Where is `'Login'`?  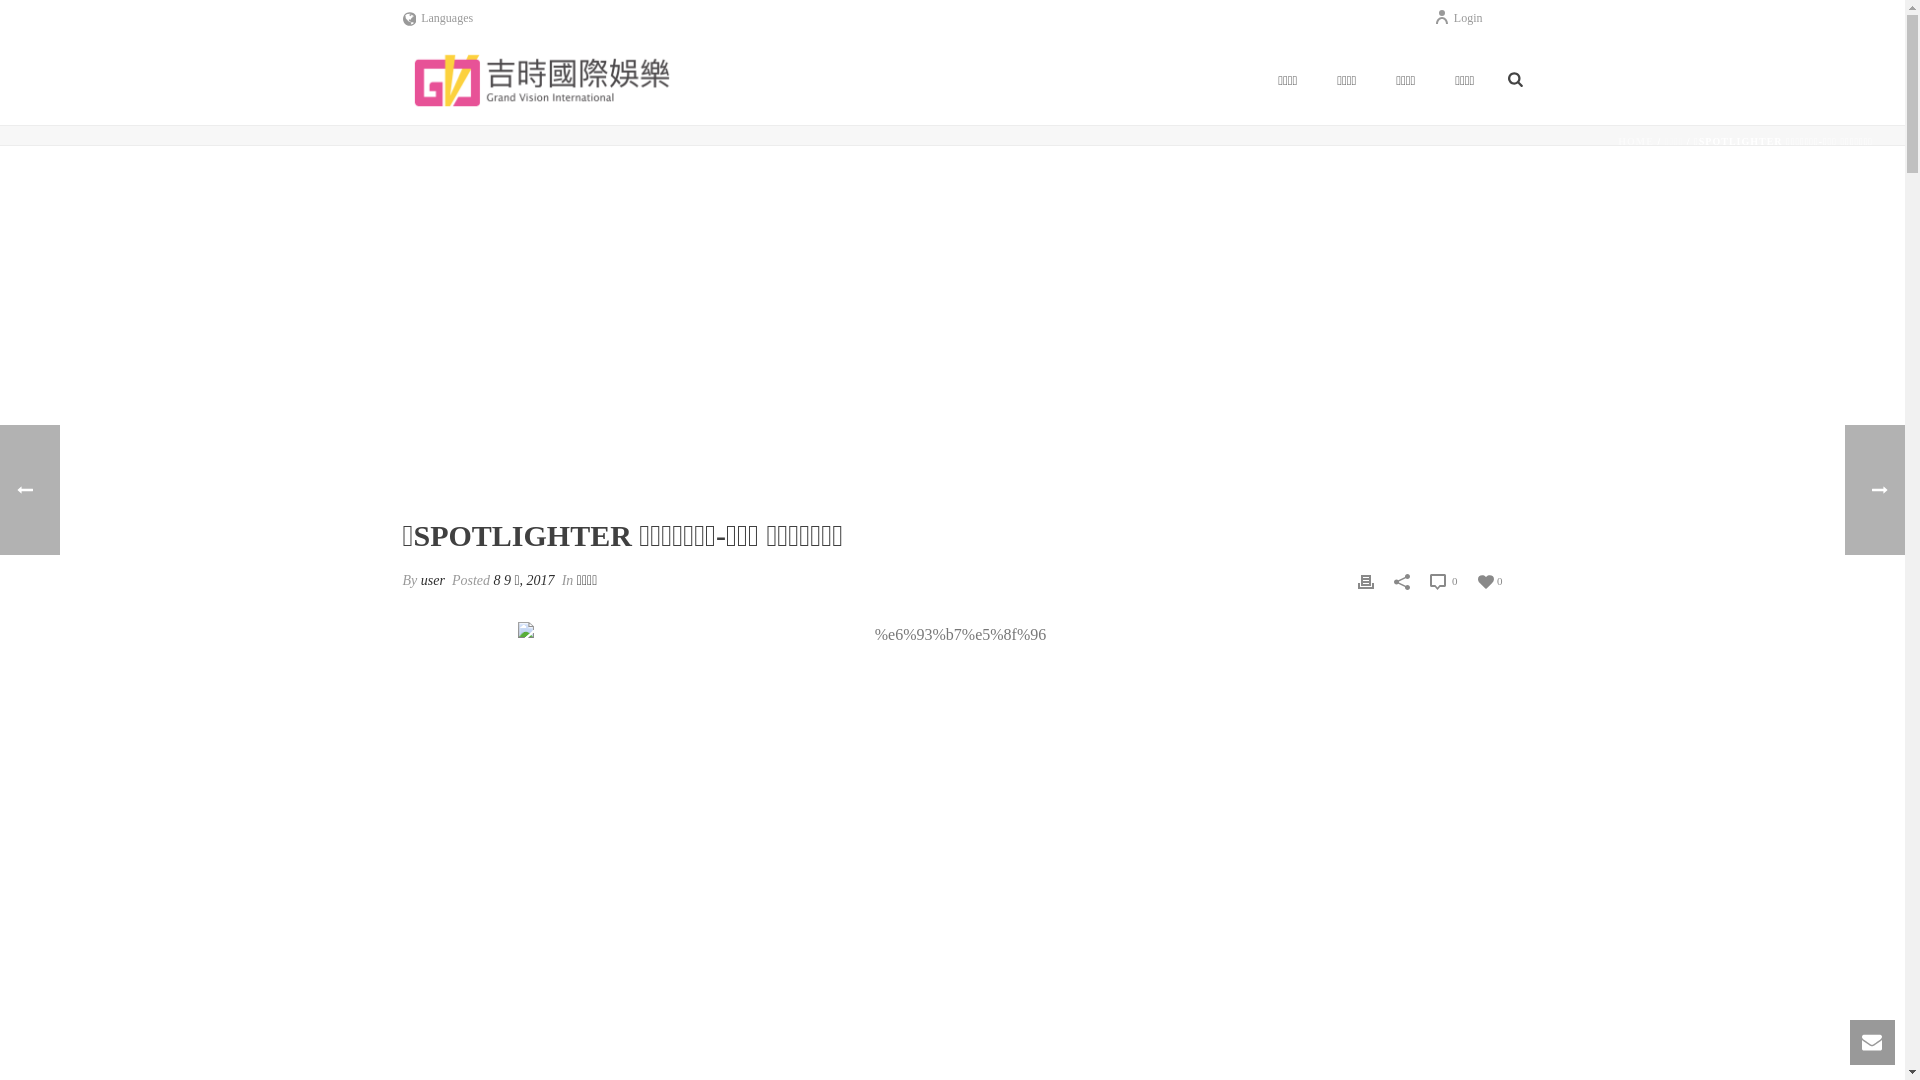
'Login' is located at coordinates (1458, 18).